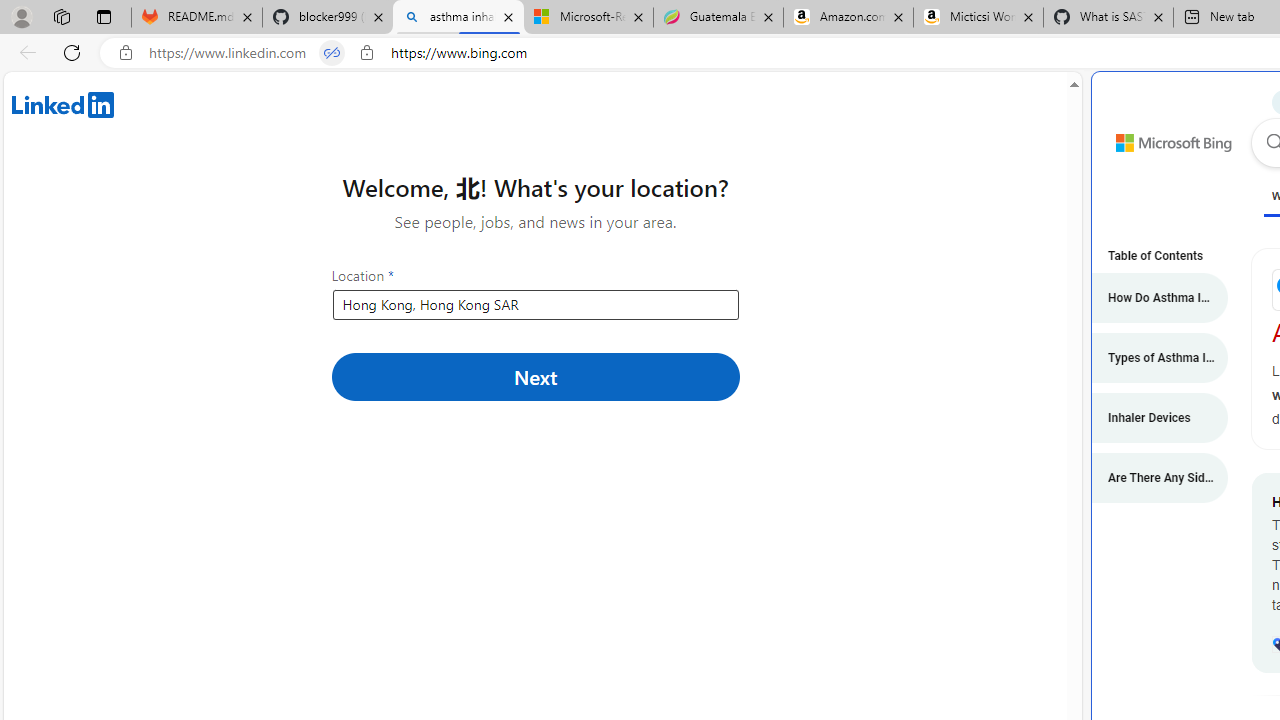  Describe the element at coordinates (457, 17) in the screenshot. I see `'asthma inhaler - Search'` at that location.